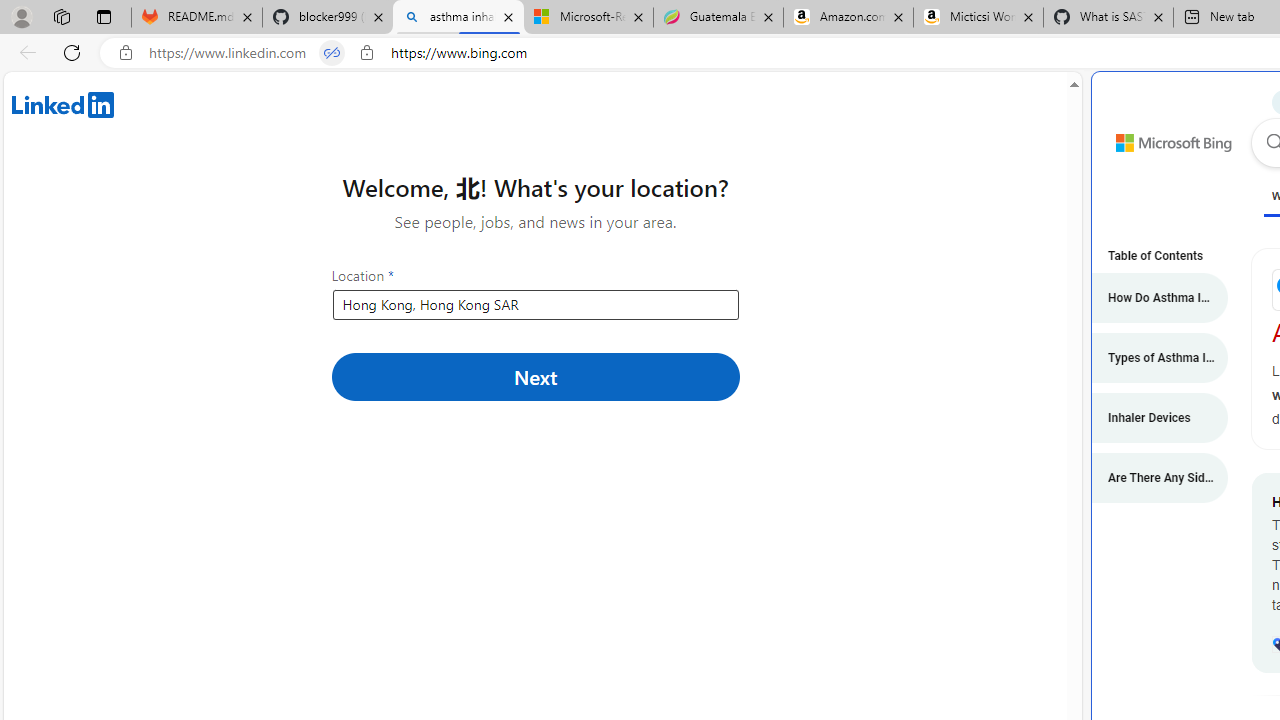  Describe the element at coordinates (457, 17) in the screenshot. I see `'asthma inhaler - Search'` at that location.